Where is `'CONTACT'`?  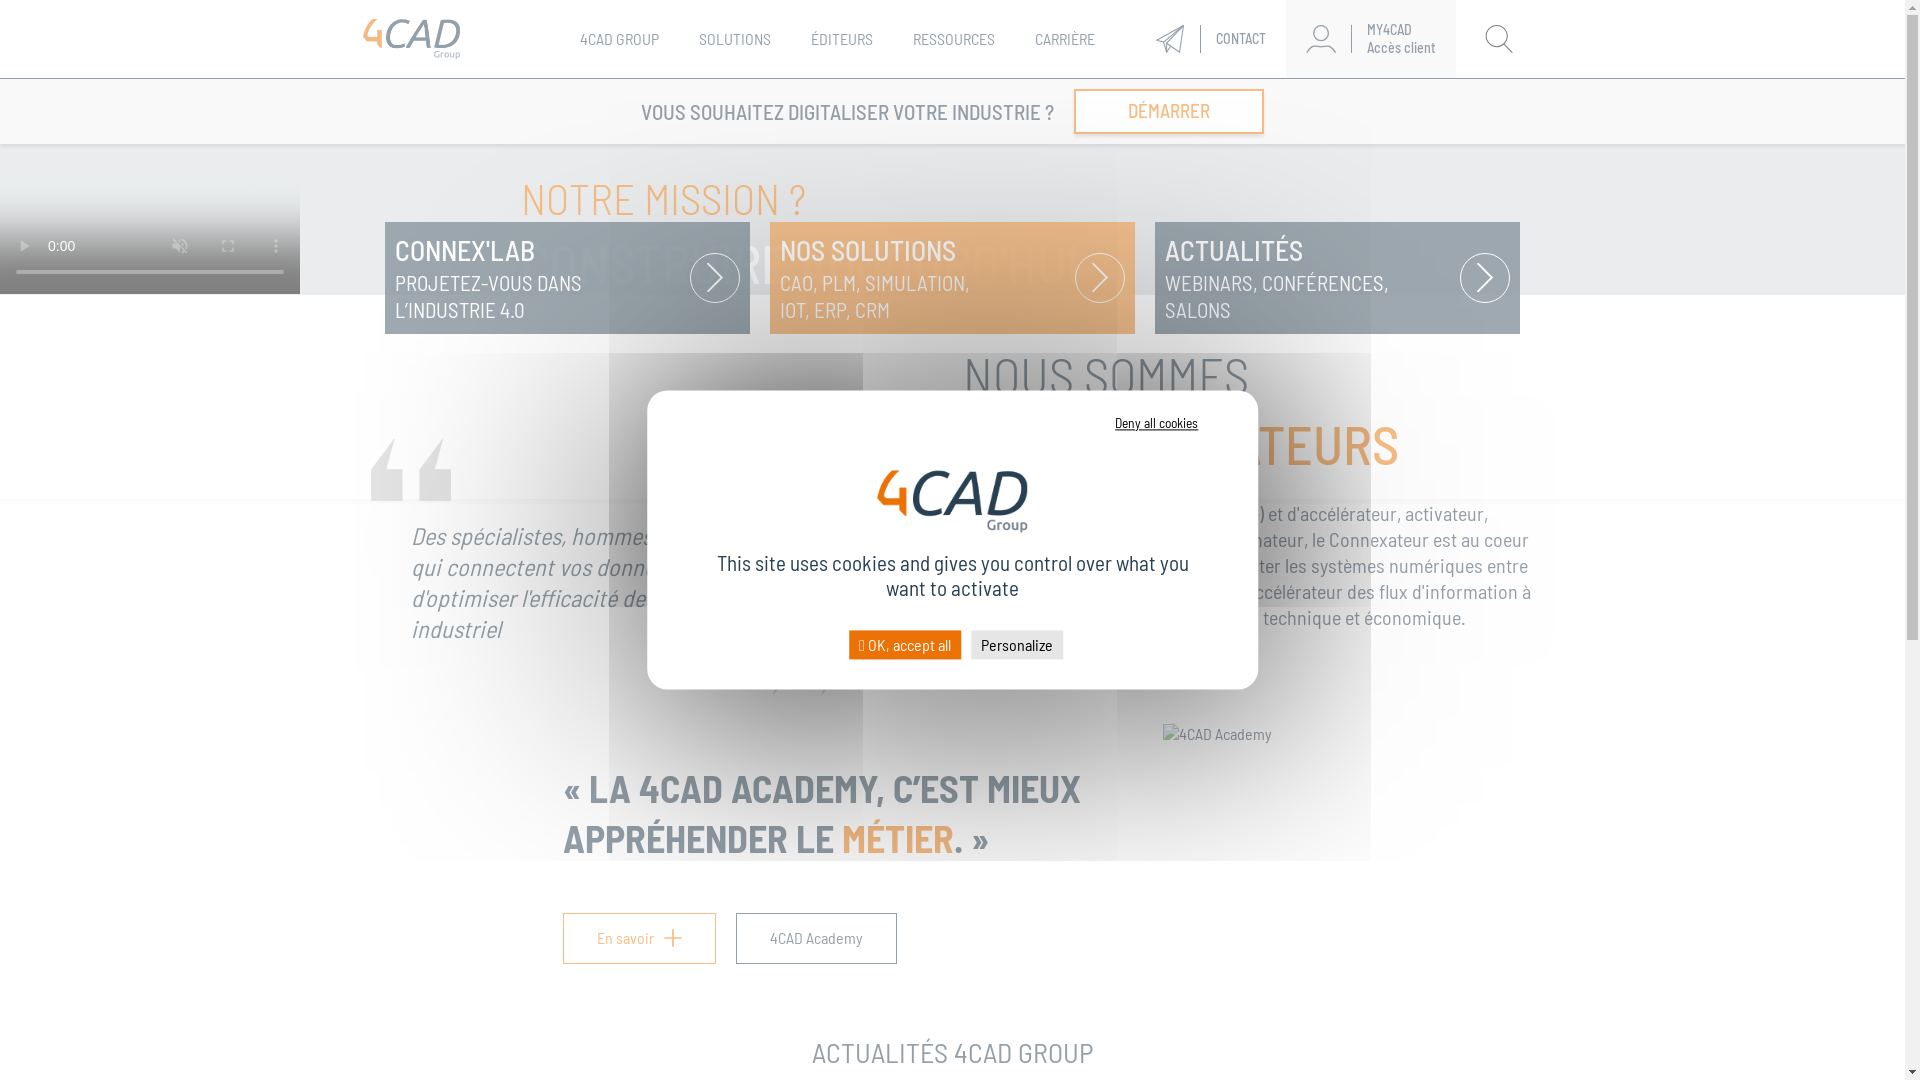 'CONTACT' is located at coordinates (1209, 38).